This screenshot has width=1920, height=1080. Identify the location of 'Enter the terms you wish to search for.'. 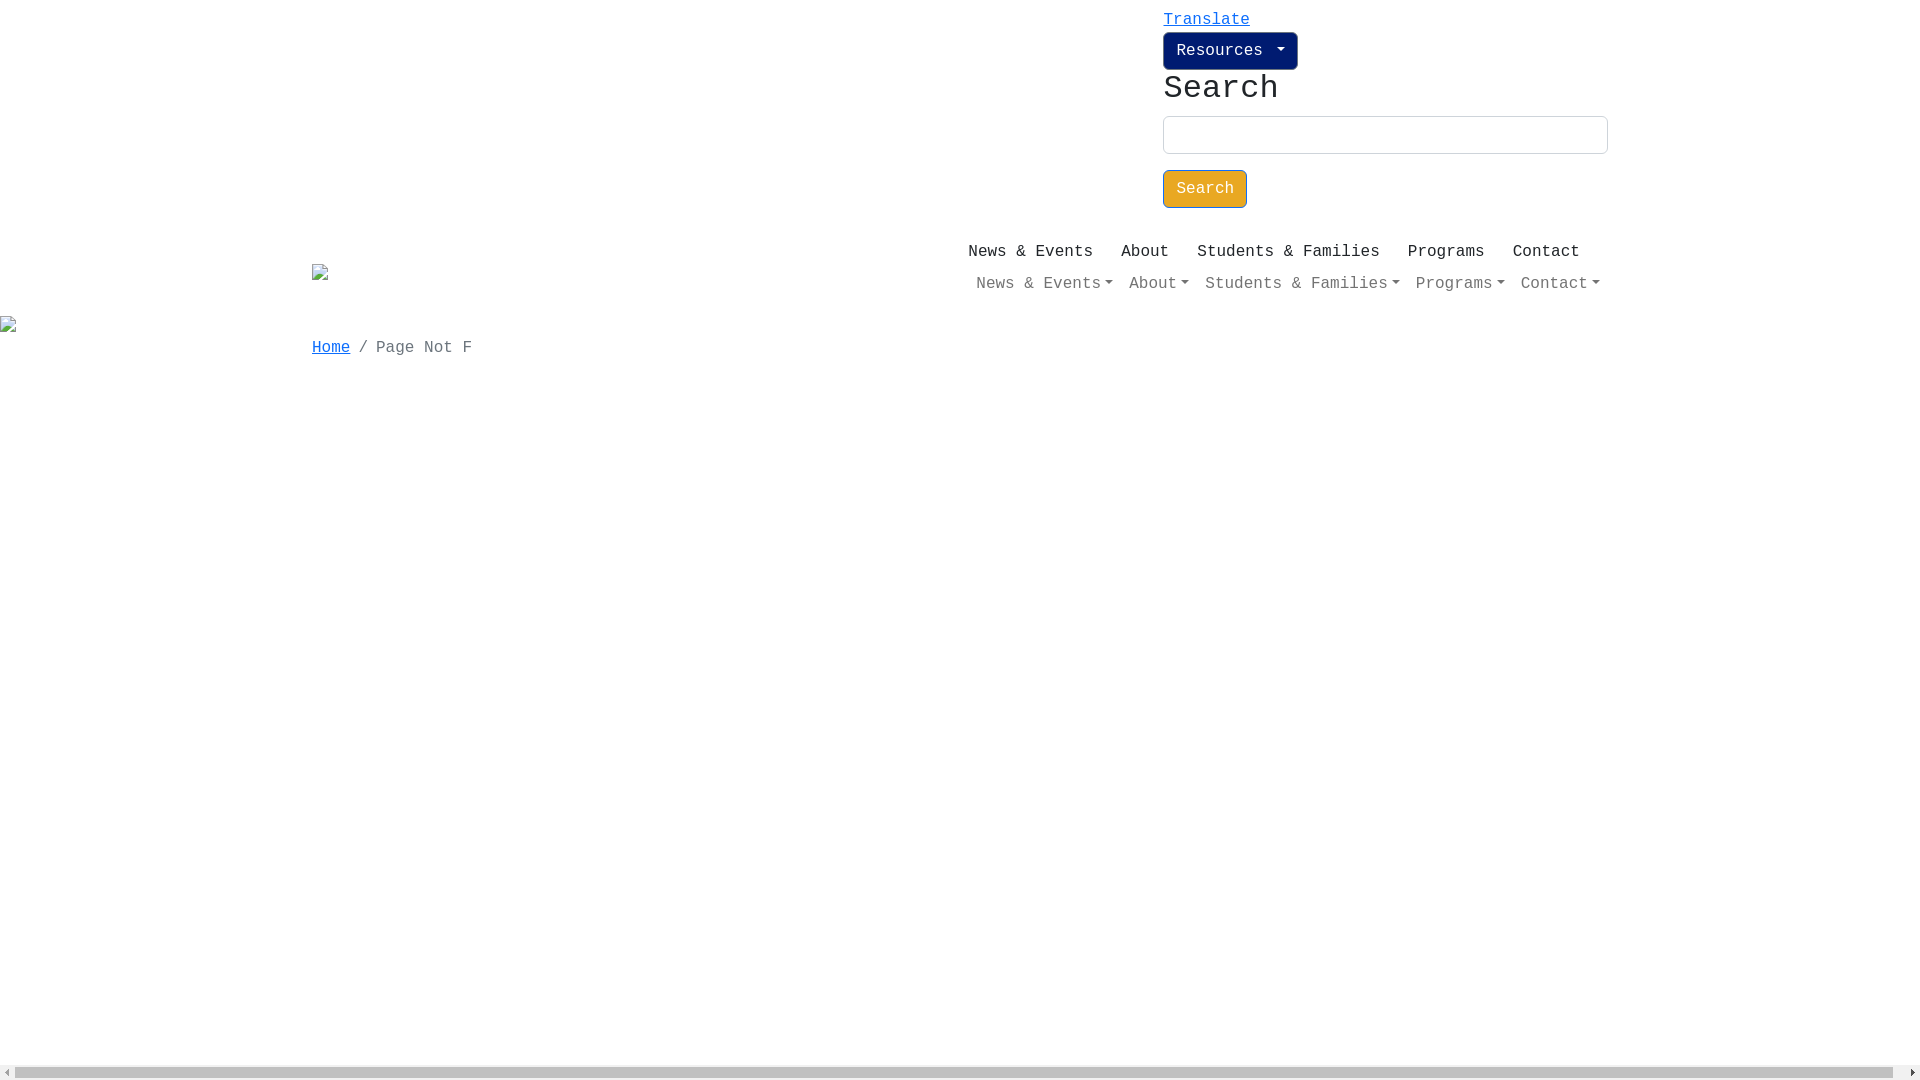
(1384, 135).